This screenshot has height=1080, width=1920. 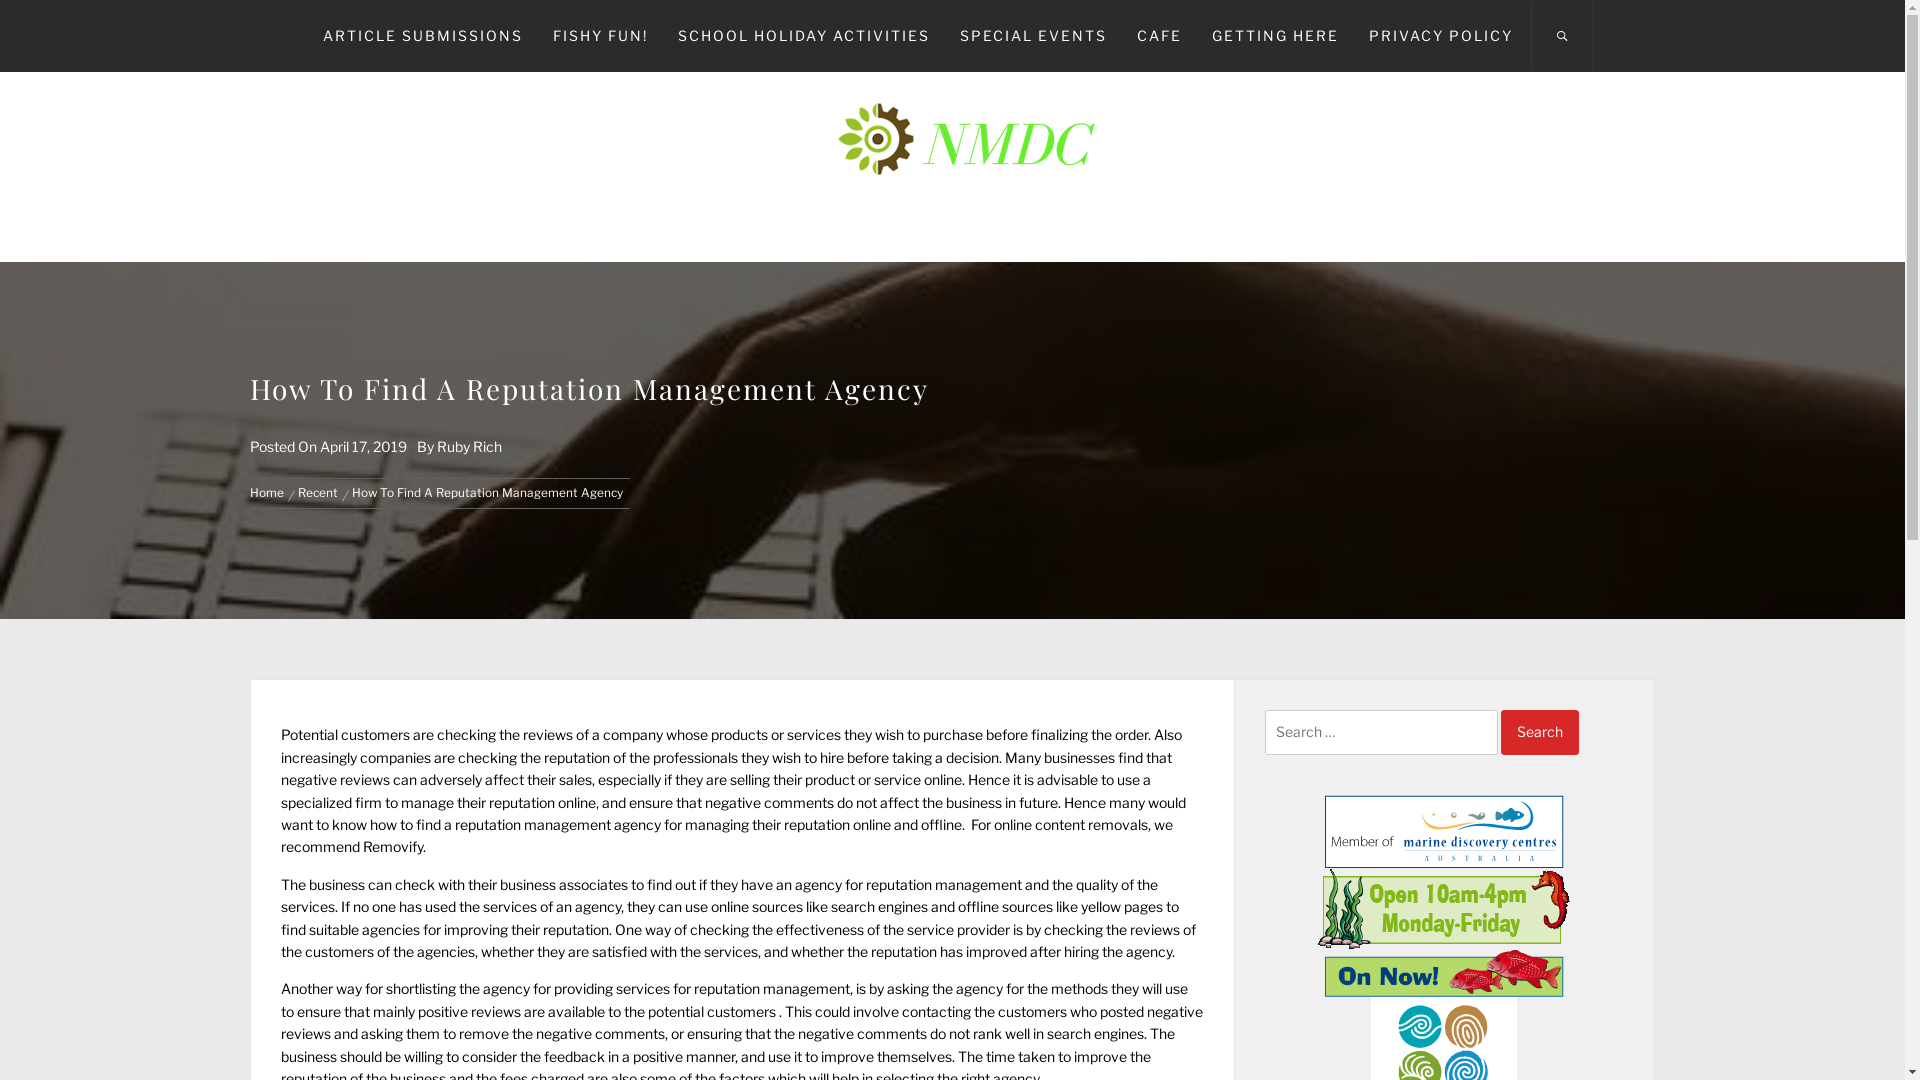 I want to click on 'Ruby Rich', so click(x=468, y=445).